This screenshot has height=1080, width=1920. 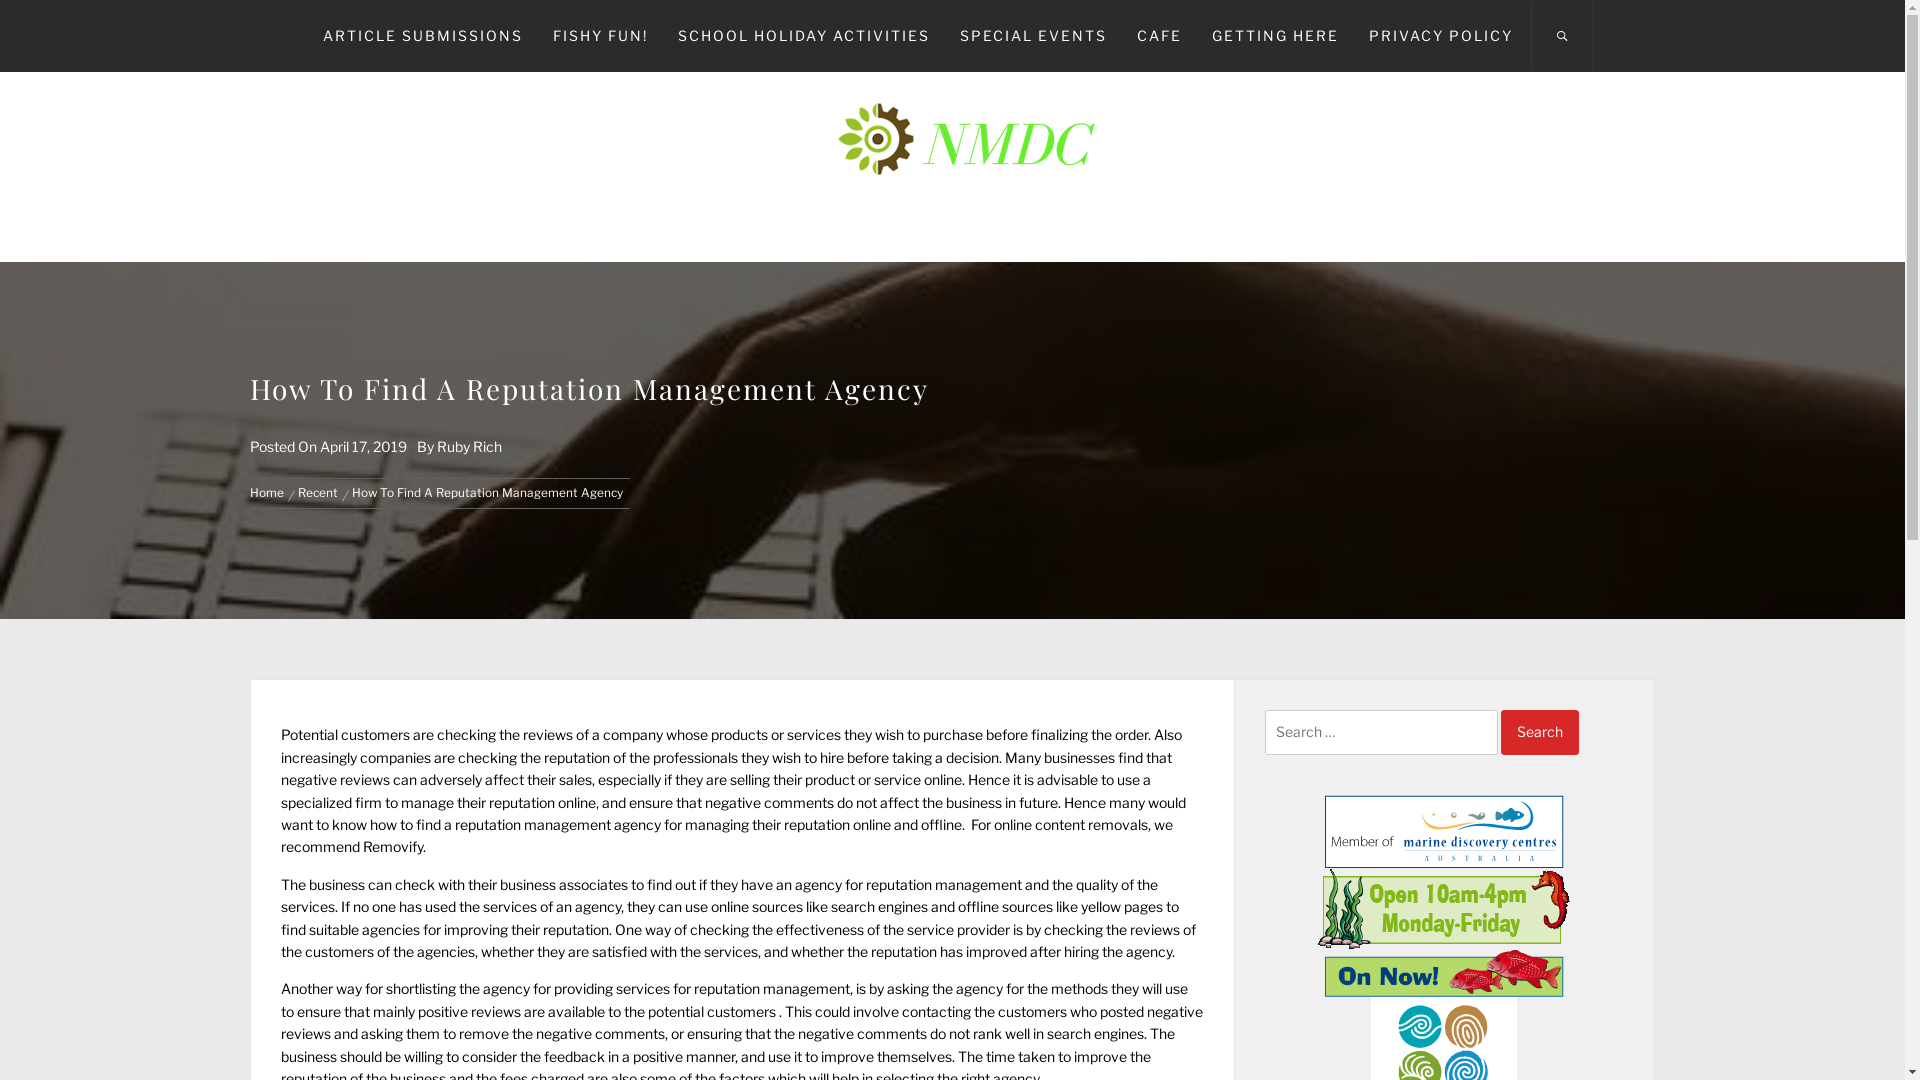 I want to click on 'Ruby Rich', so click(x=468, y=445).